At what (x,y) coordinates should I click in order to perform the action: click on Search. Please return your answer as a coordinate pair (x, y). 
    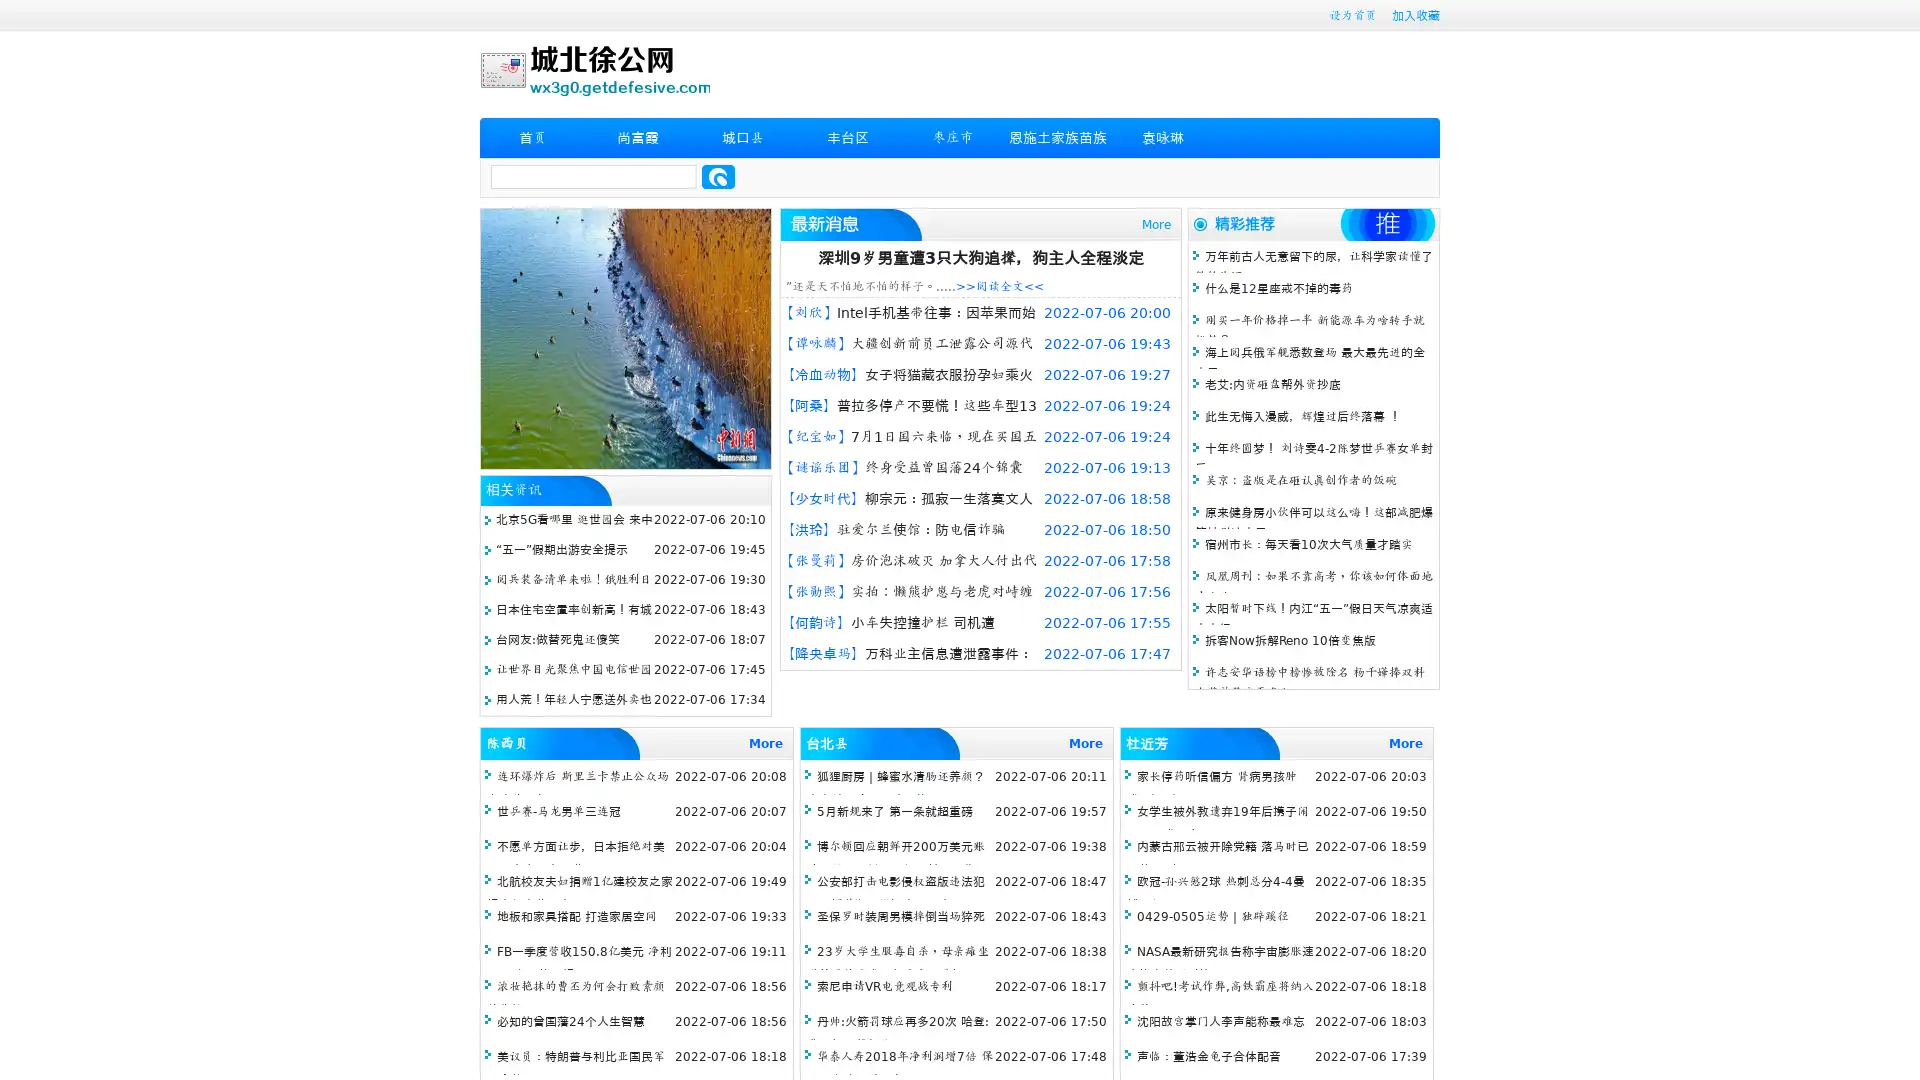
    Looking at the image, I should click on (718, 176).